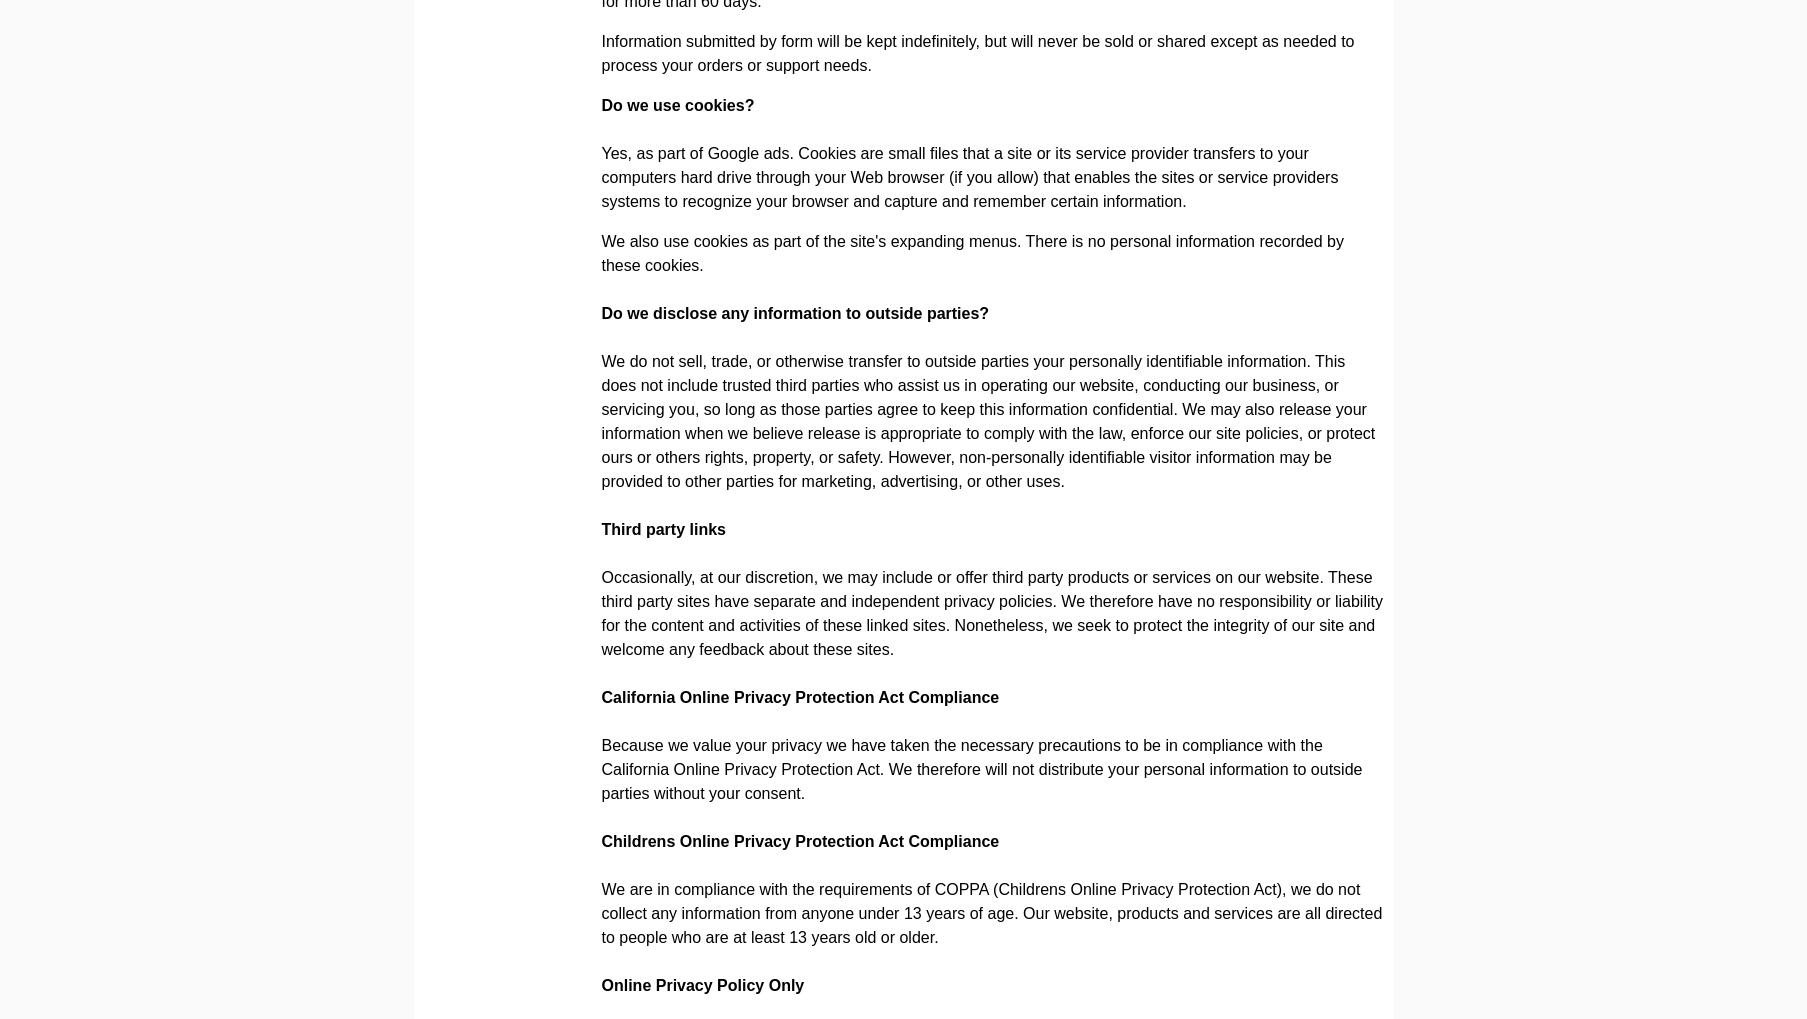  I want to click on 'Information submitted by form will be kept indefinitely, but will never be sold or shared except as needed to process your orders or support needs.', so click(977, 53).